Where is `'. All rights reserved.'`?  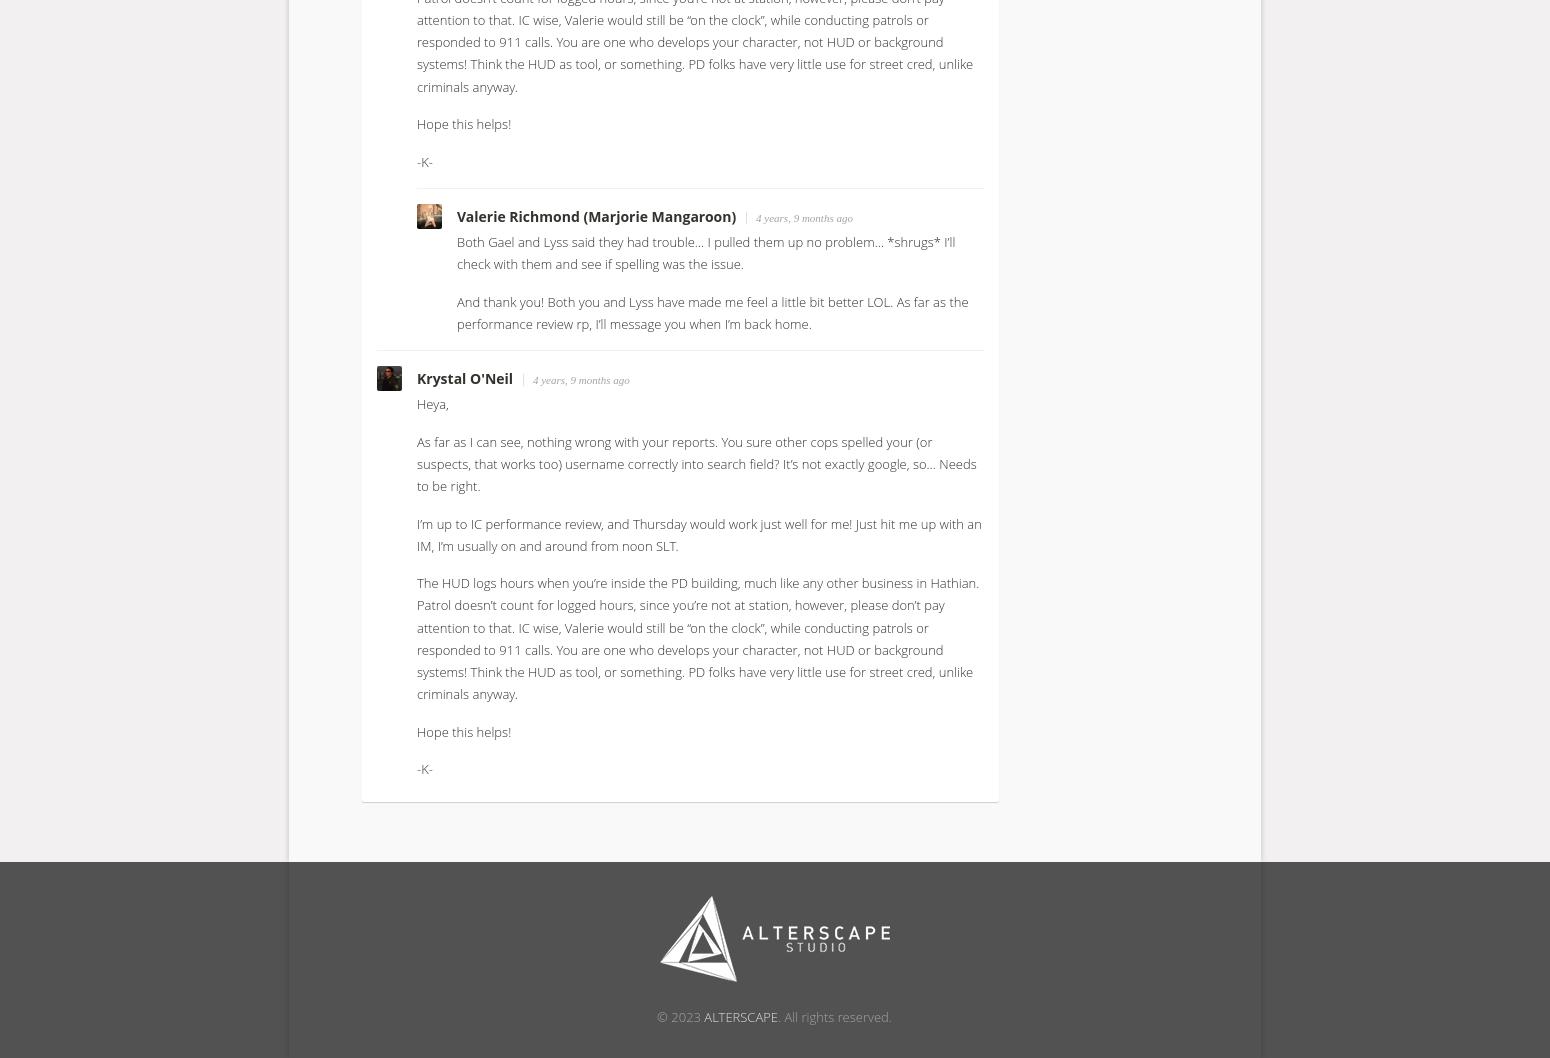
'. All rights reserved.' is located at coordinates (776, 1014).